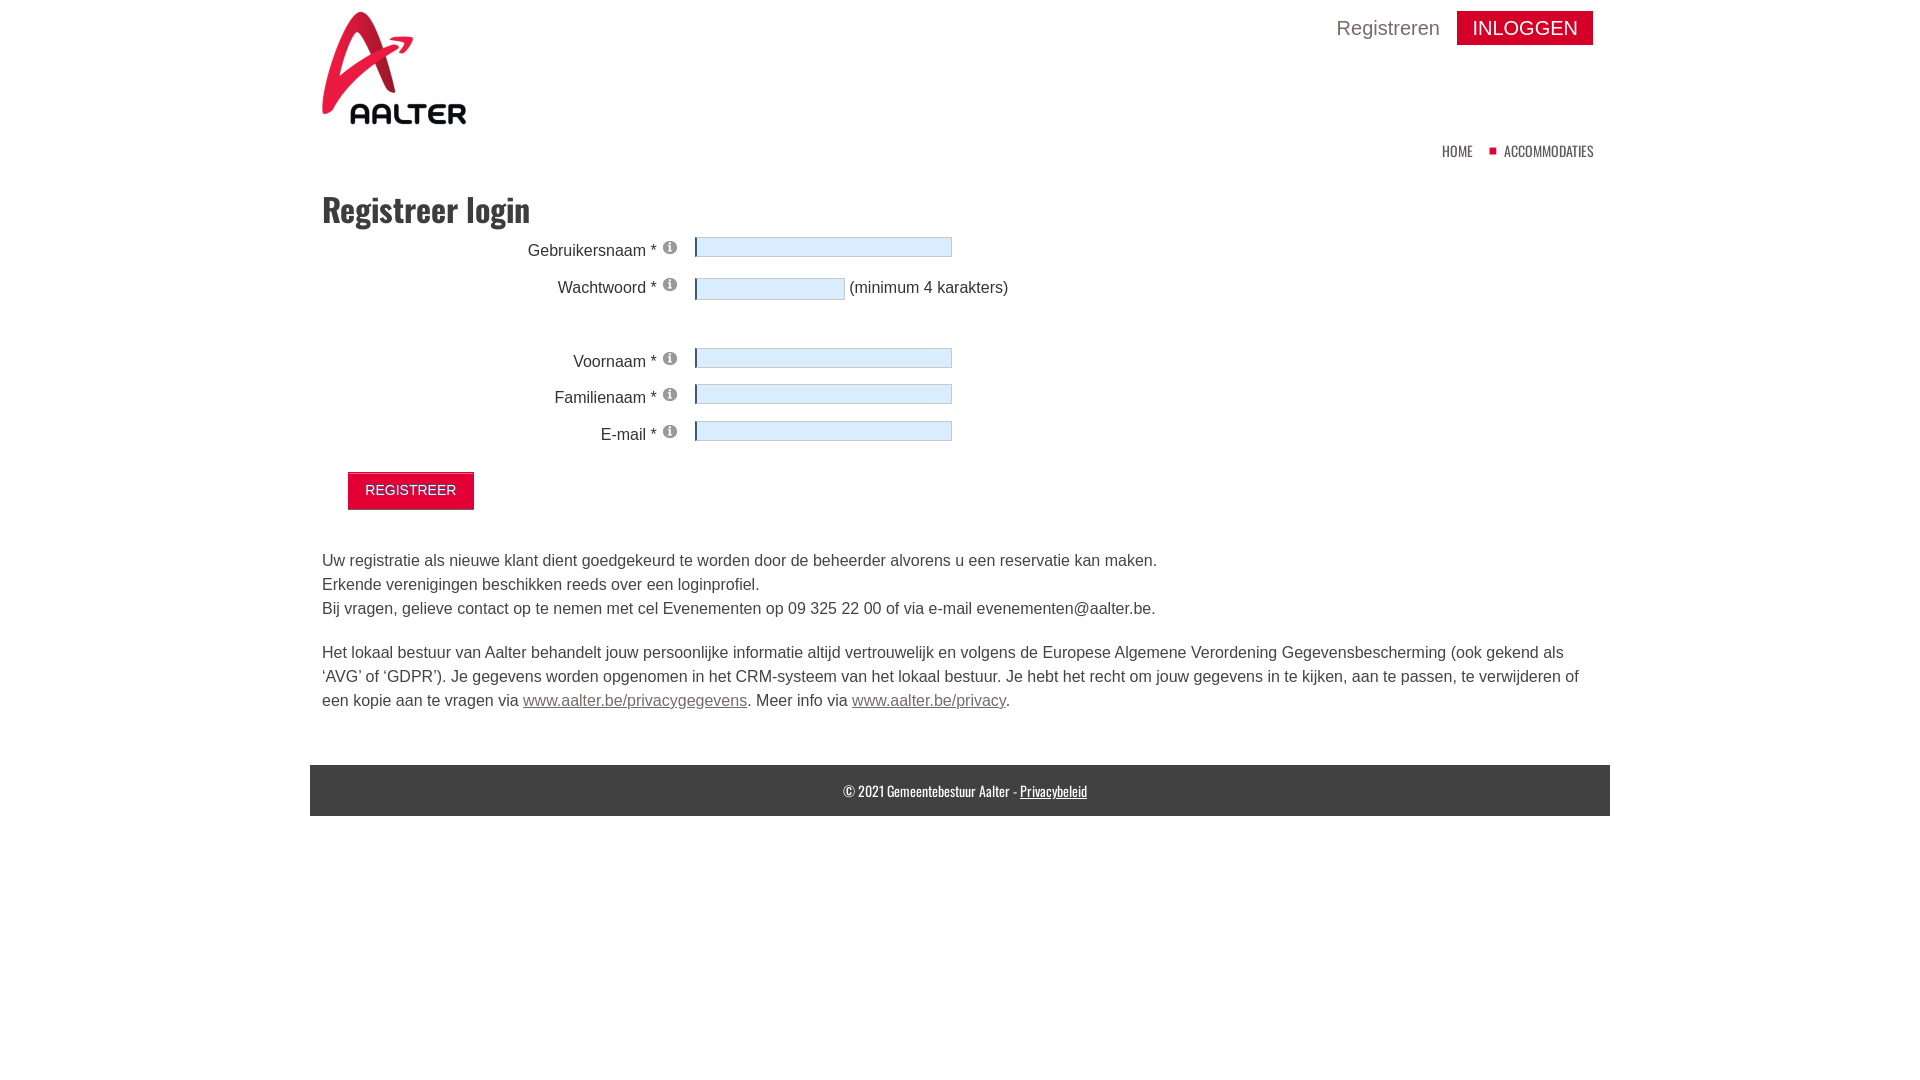  Describe the element at coordinates (1337, 27) in the screenshot. I see `'Registreren'` at that location.